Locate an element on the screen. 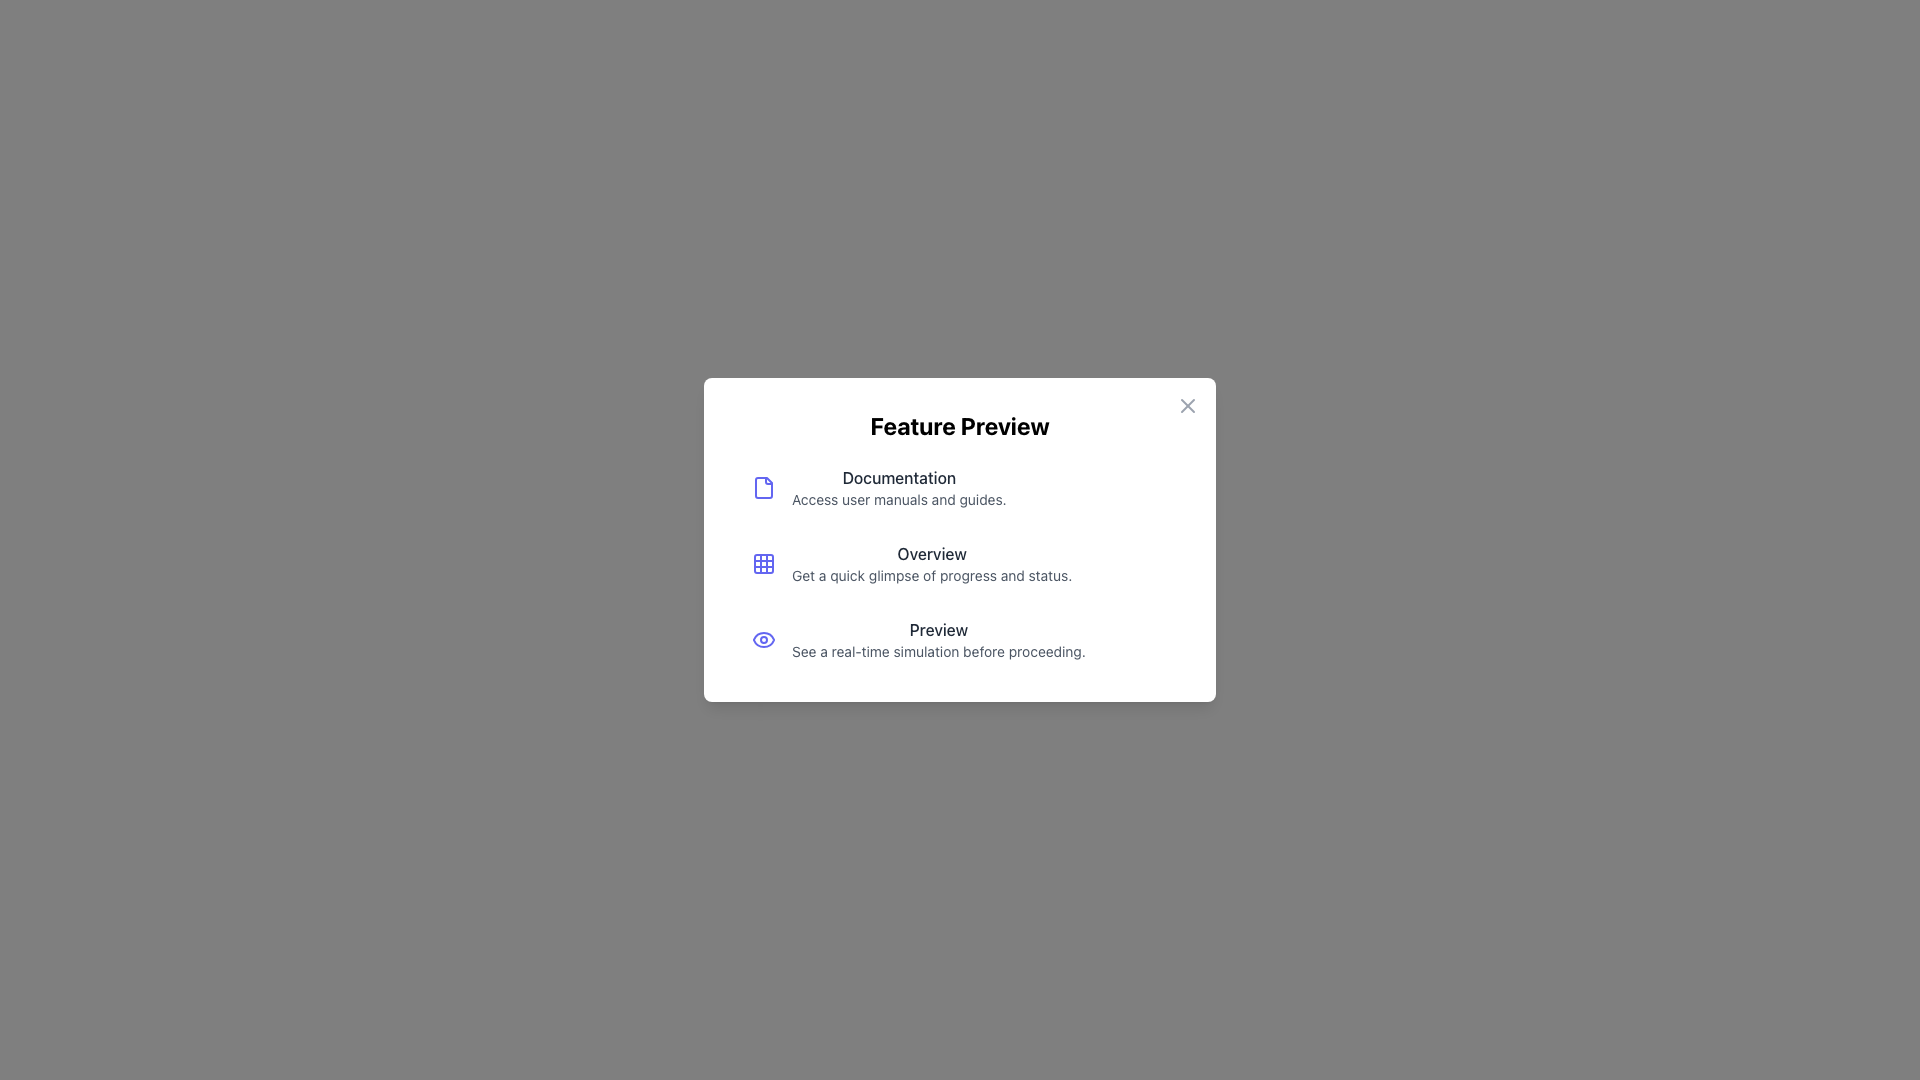 The width and height of the screenshot is (1920, 1080). the interactive button that displays a document icon followed by the bold text 'Documentation' and the smaller gray text 'Access user manuals and guides' is located at coordinates (960, 488).